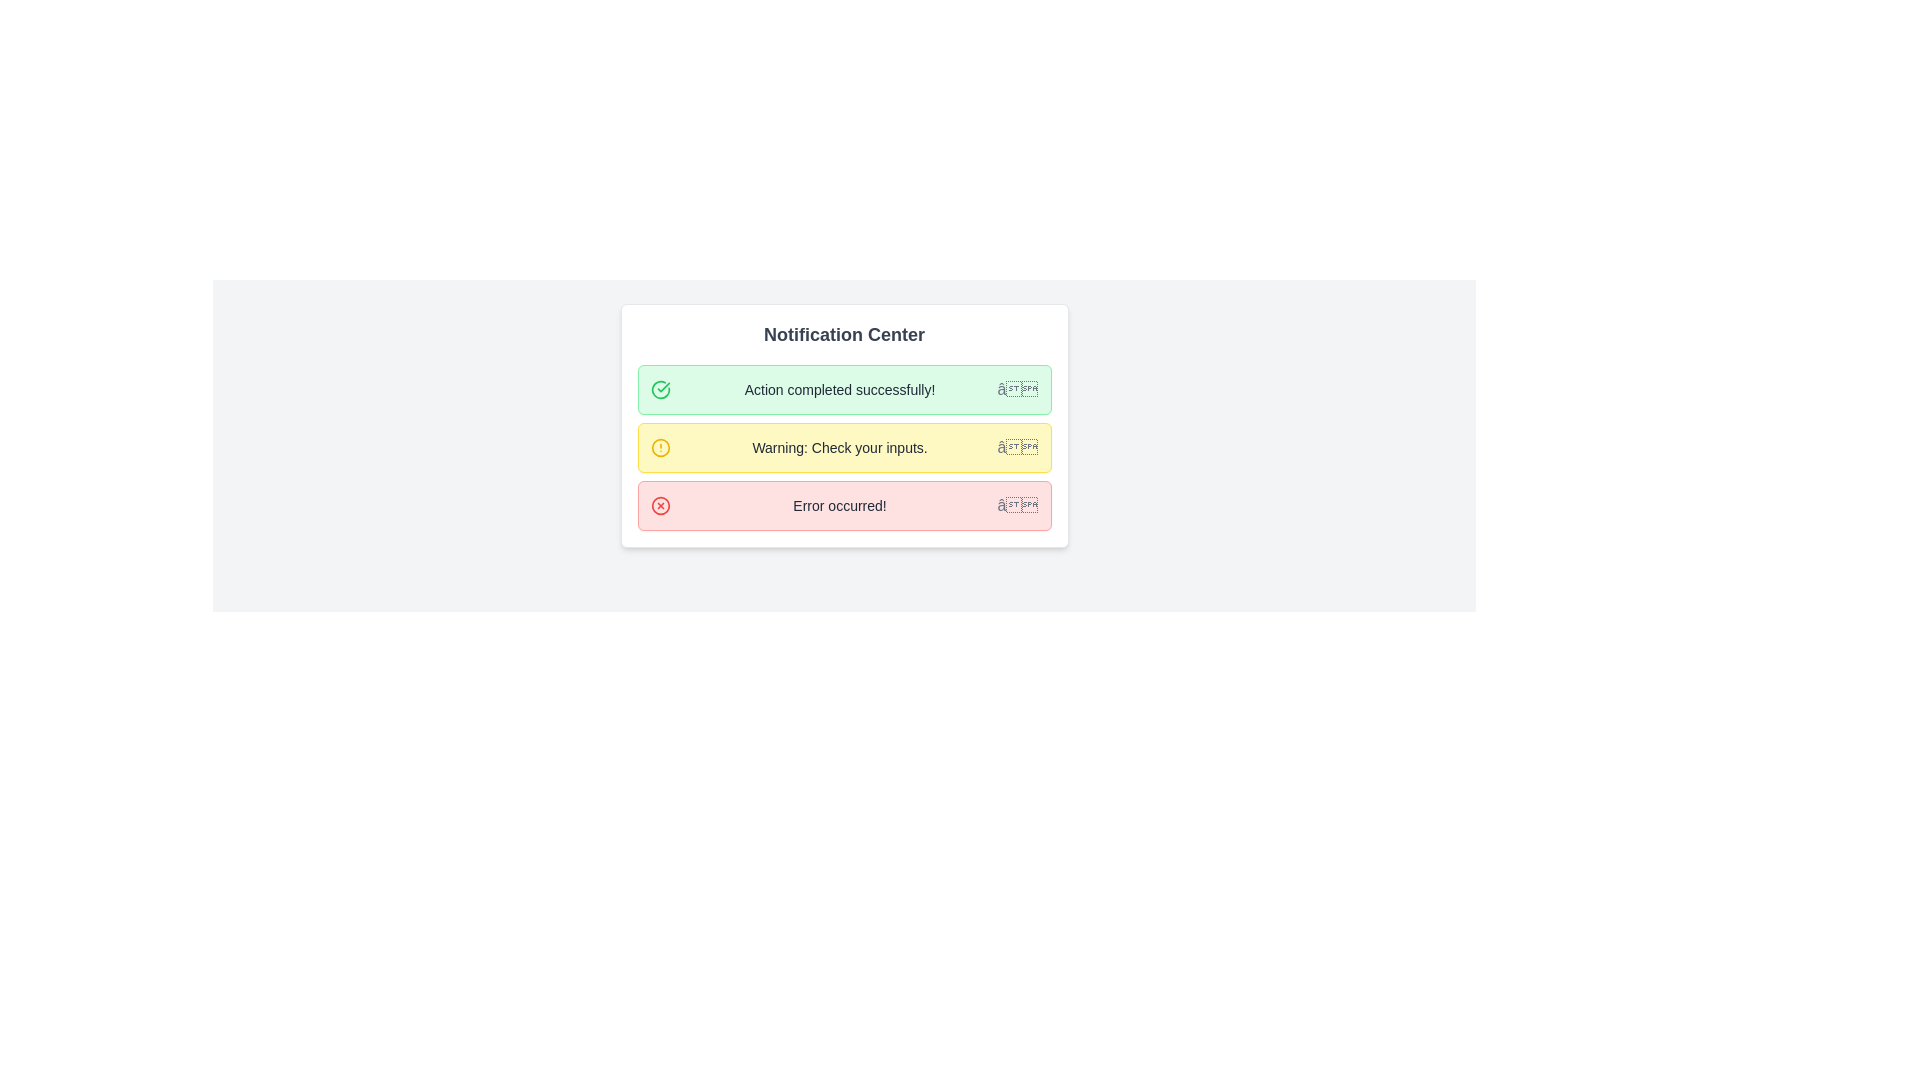  I want to click on message in the warning notification alert that says 'Warning: Check your inputs.', so click(844, 446).